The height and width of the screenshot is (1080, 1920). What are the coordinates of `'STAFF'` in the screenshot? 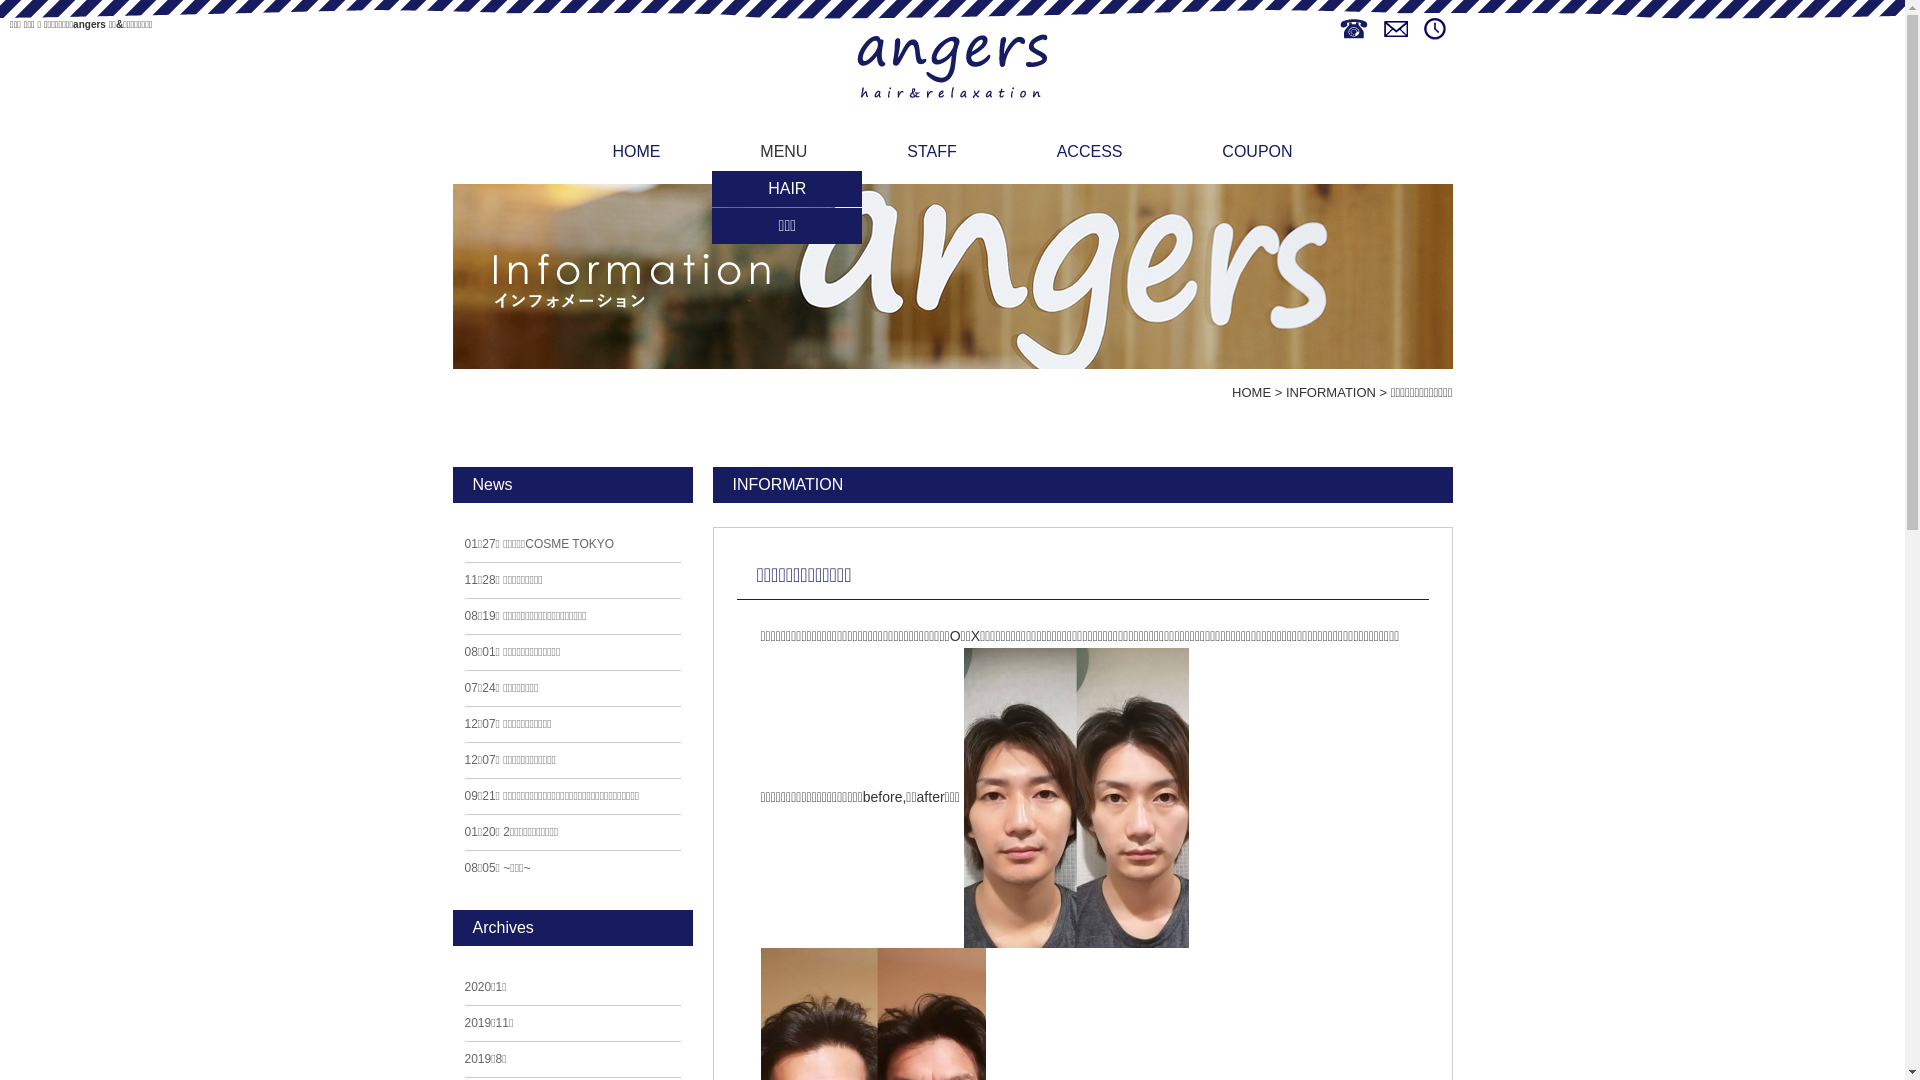 It's located at (906, 150).